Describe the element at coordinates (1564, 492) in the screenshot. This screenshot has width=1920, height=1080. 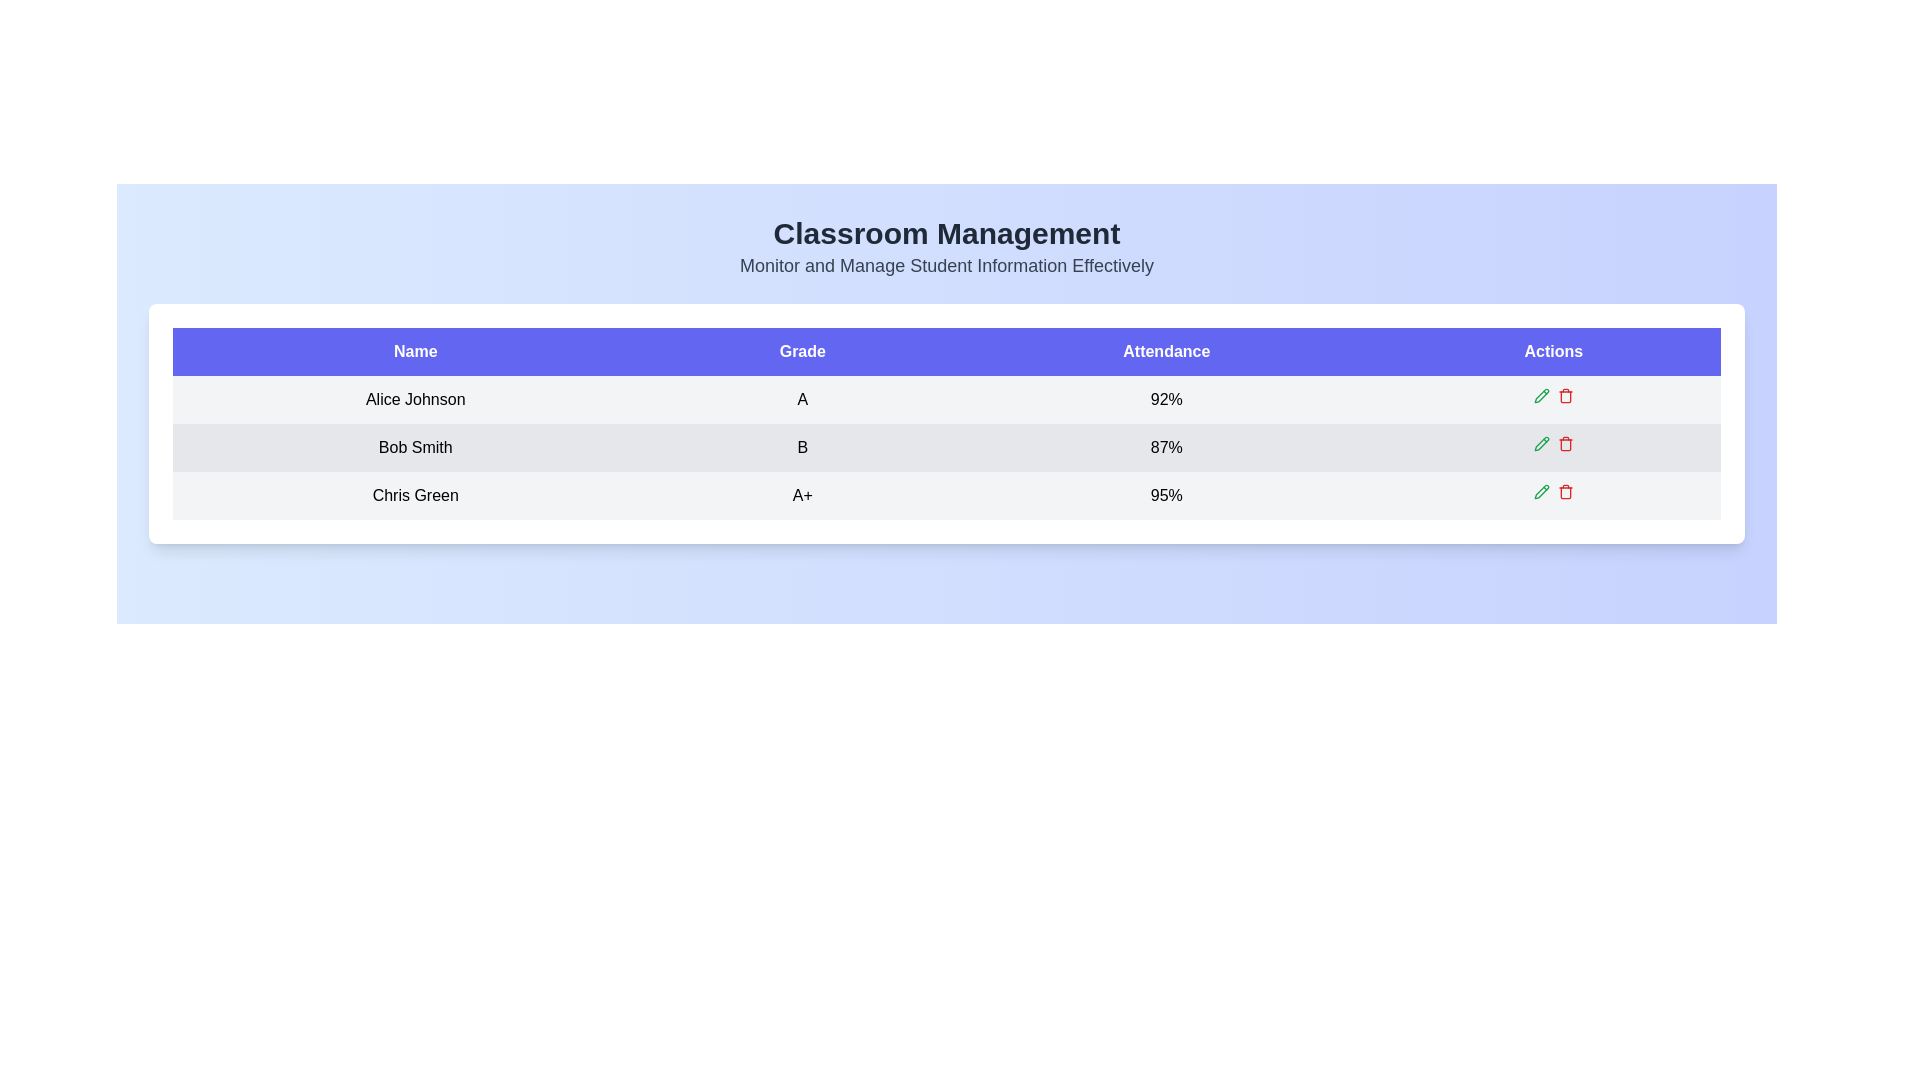
I see `the delete button, which is the second icon in the 'Actions' column of the third row in the table` at that location.